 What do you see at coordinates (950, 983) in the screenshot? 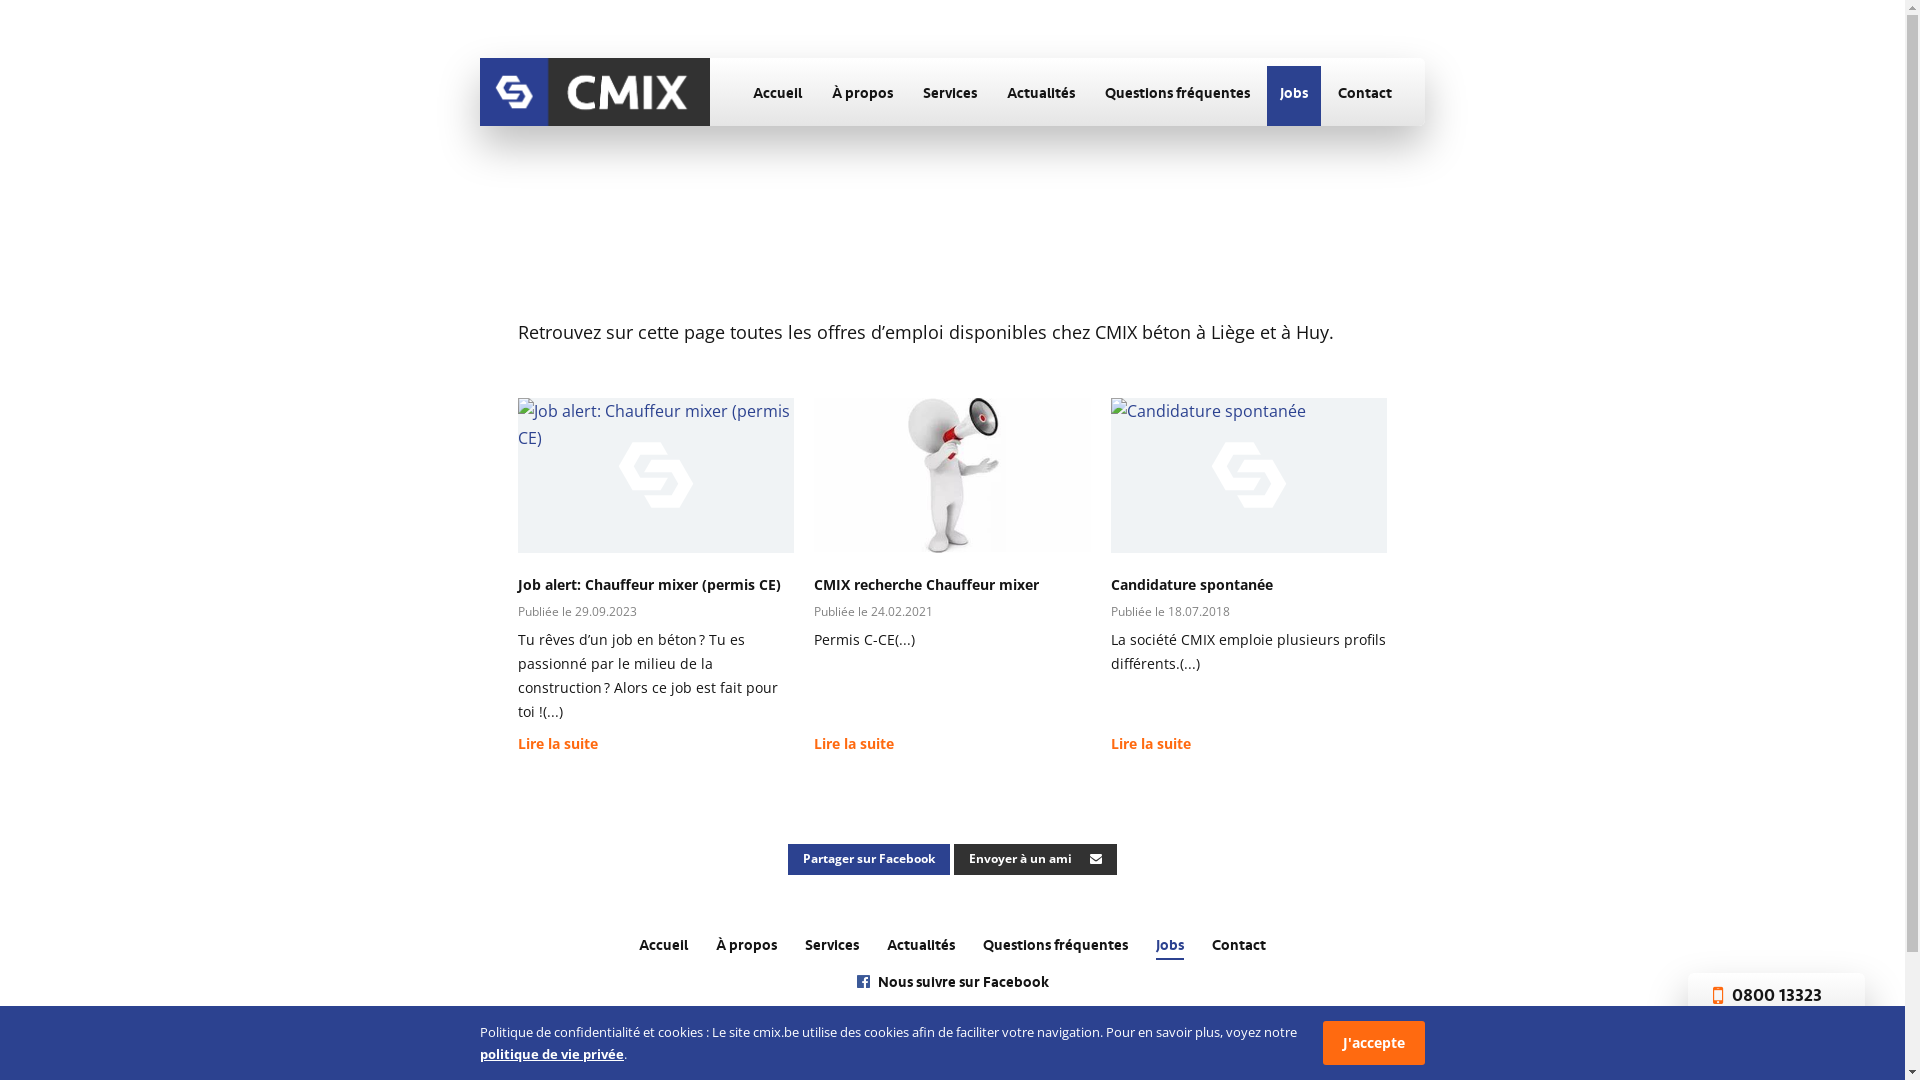
I see `'Nous suivre sur Facebook'` at bounding box center [950, 983].